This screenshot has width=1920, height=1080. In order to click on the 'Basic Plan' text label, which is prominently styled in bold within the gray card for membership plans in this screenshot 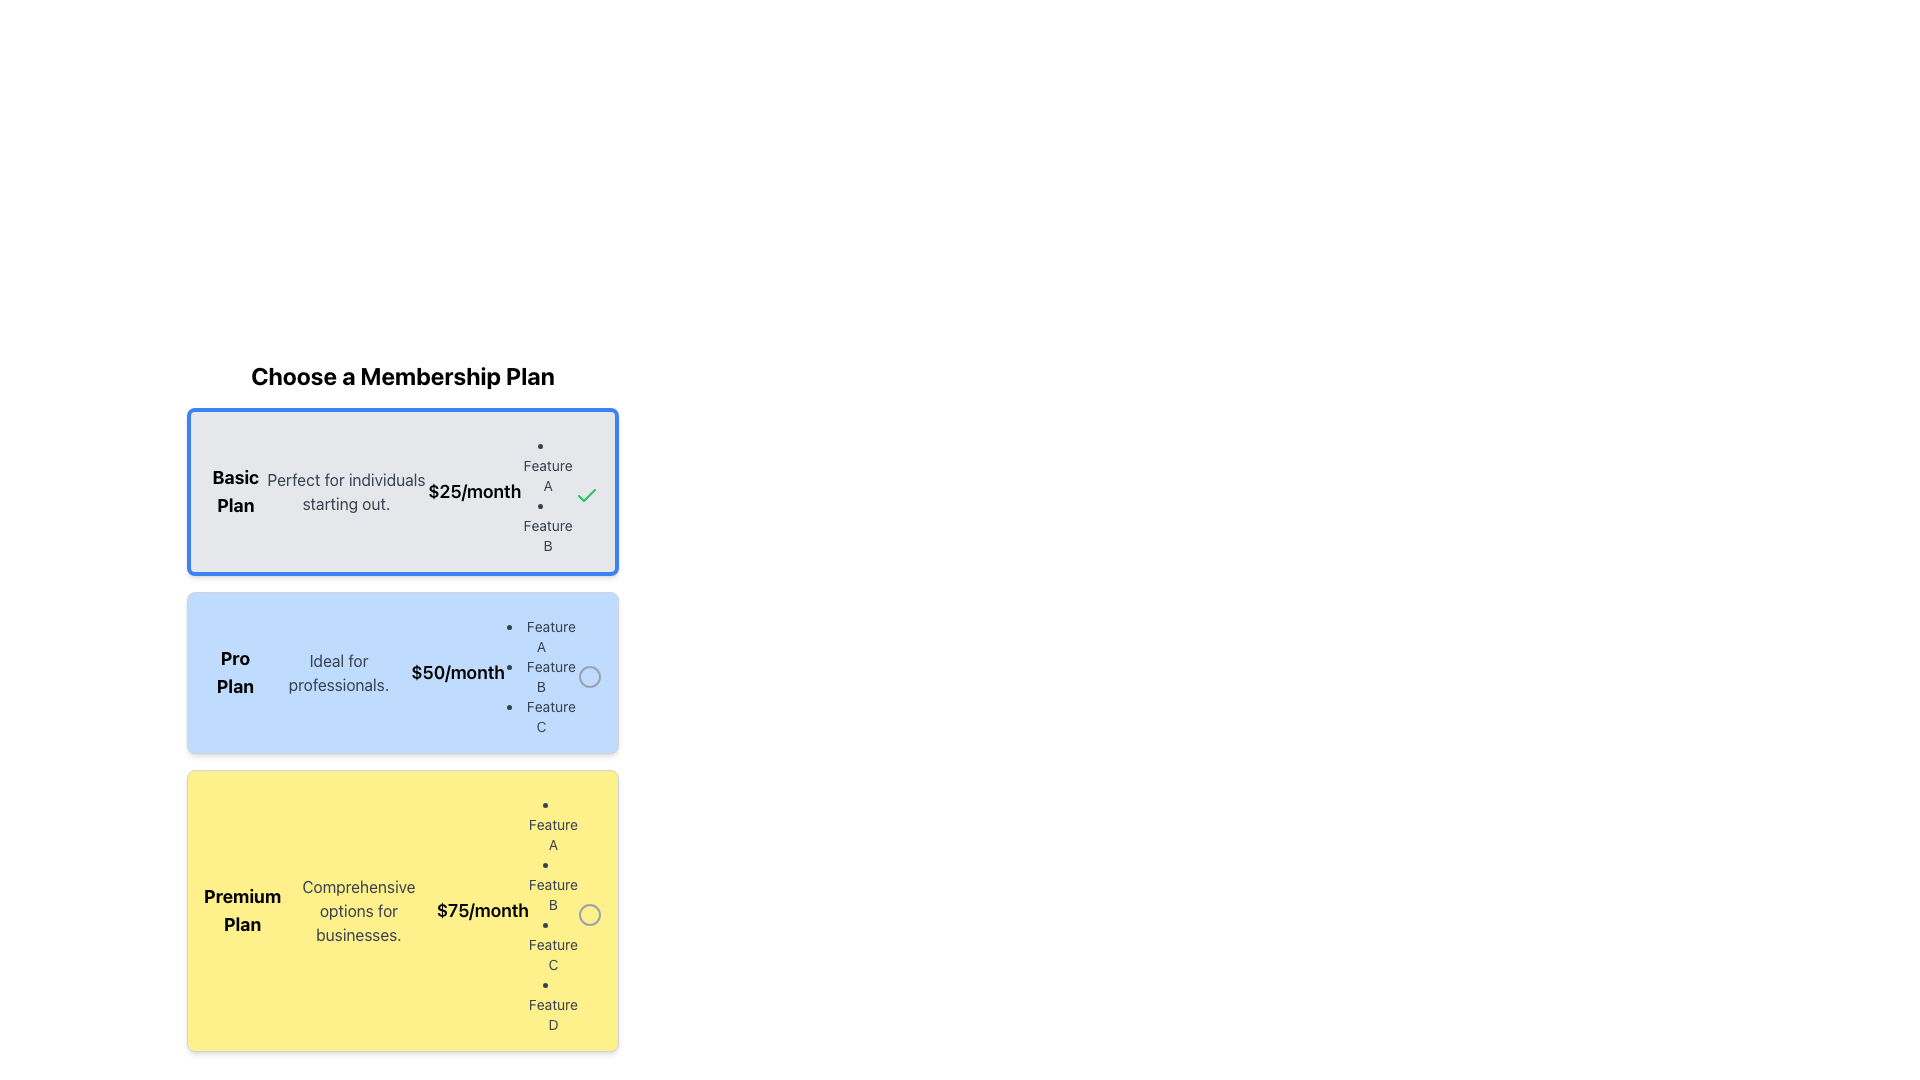, I will do `click(235, 492)`.